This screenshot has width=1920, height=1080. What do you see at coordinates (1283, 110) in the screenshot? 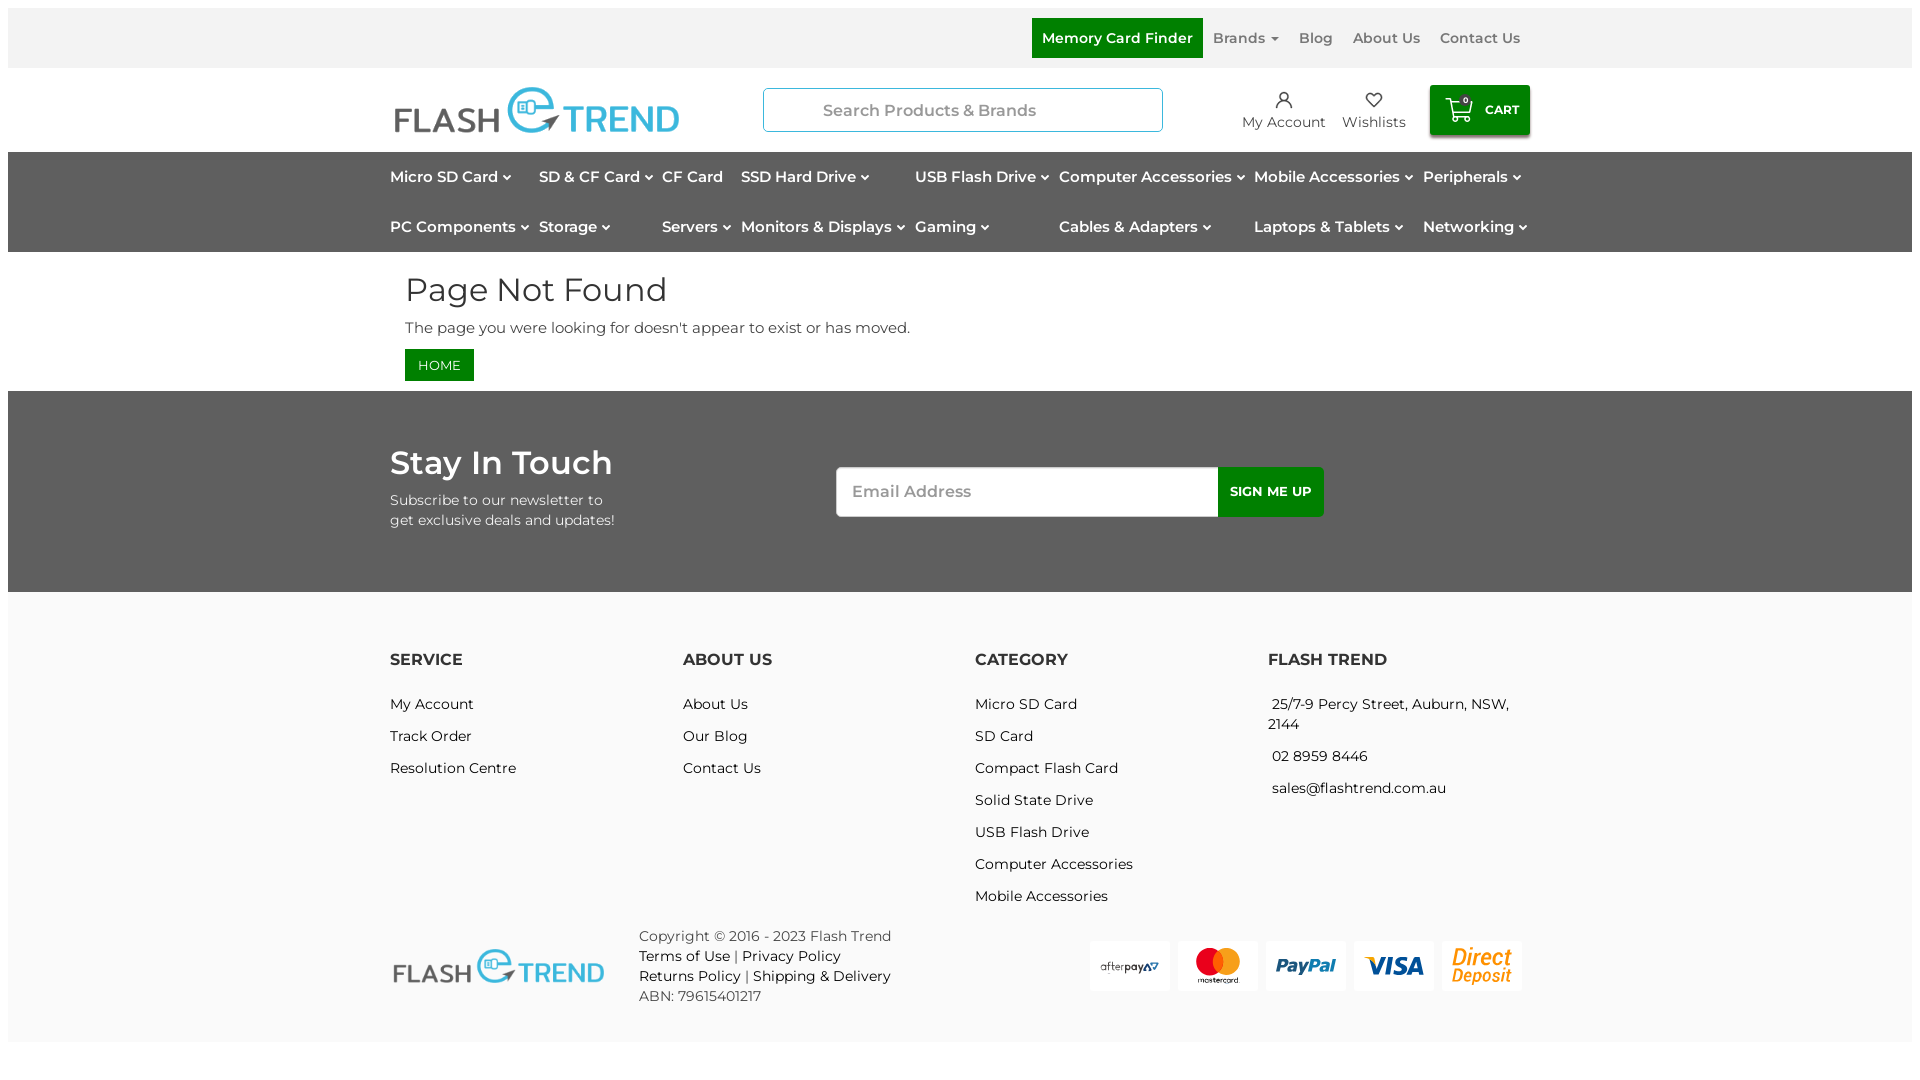
I see `'My Account'` at bounding box center [1283, 110].